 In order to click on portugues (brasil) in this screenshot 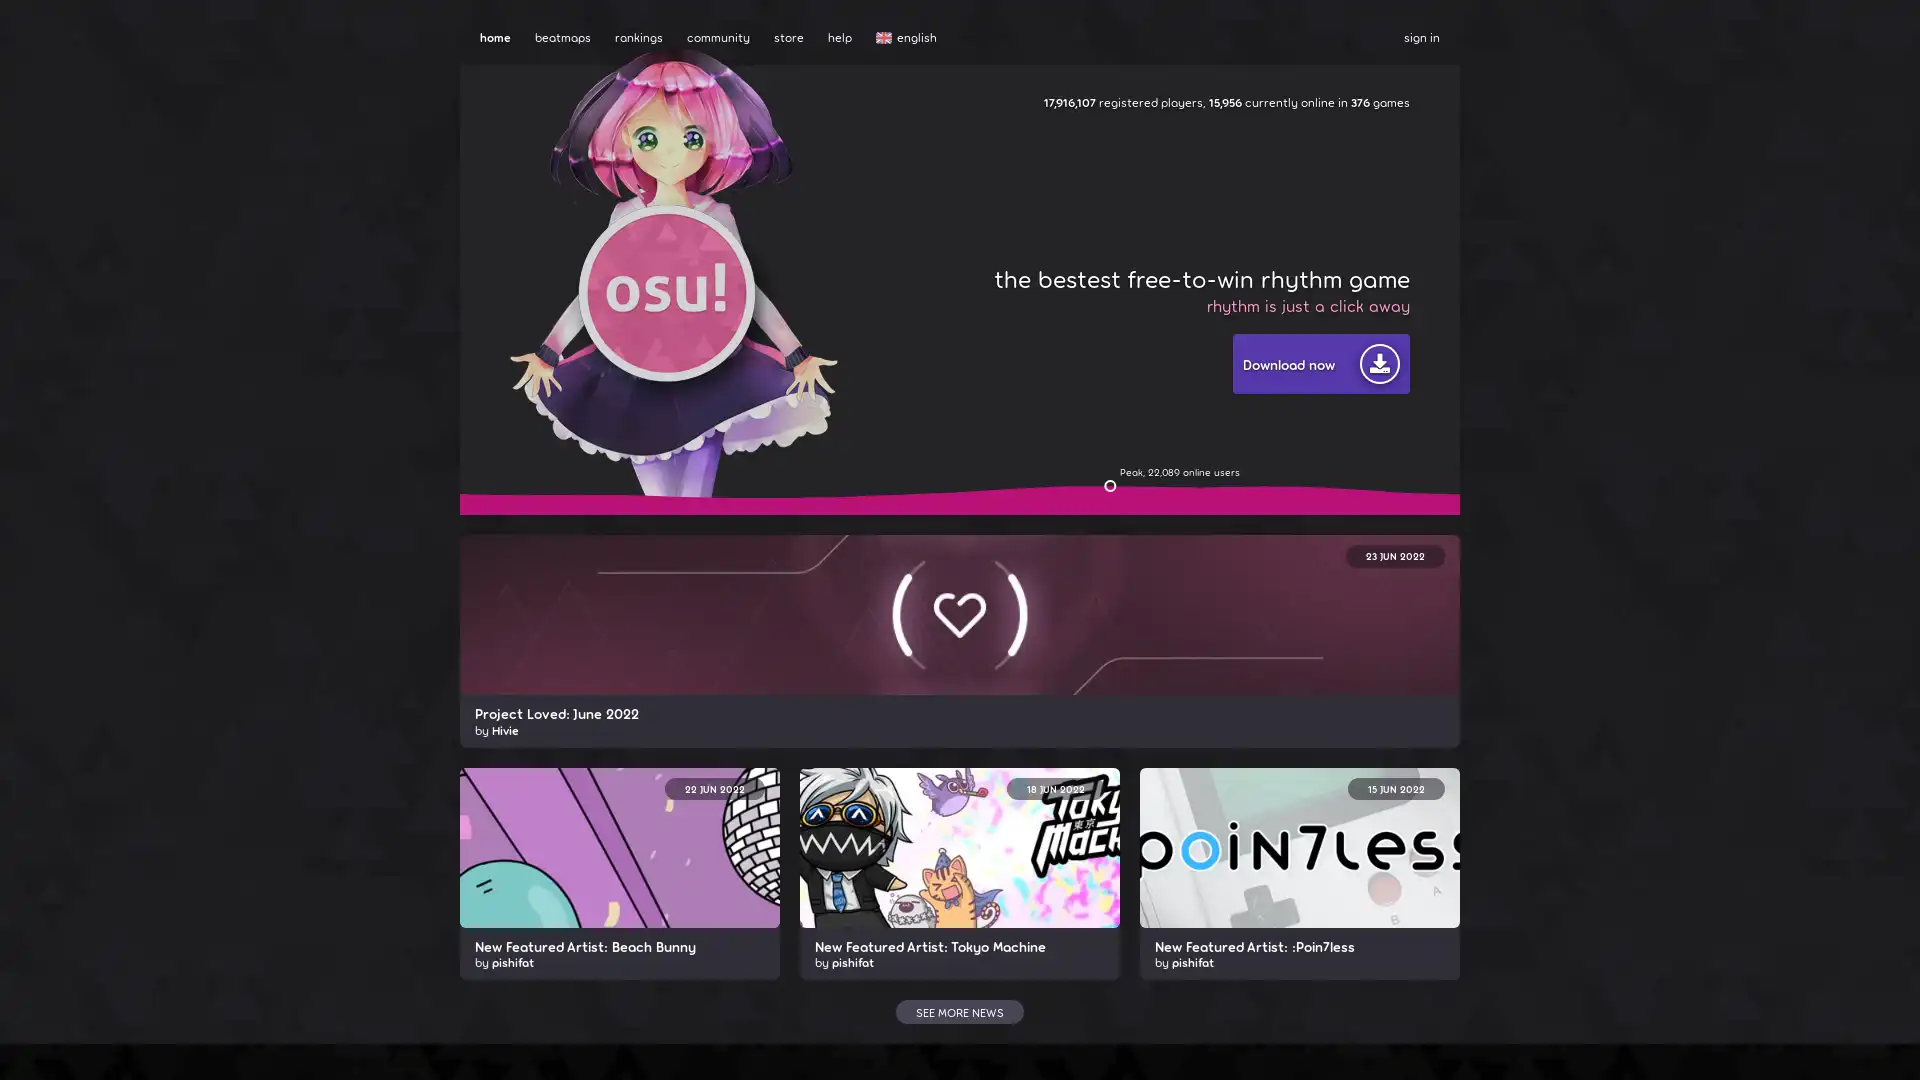, I will do `click(935, 572)`.